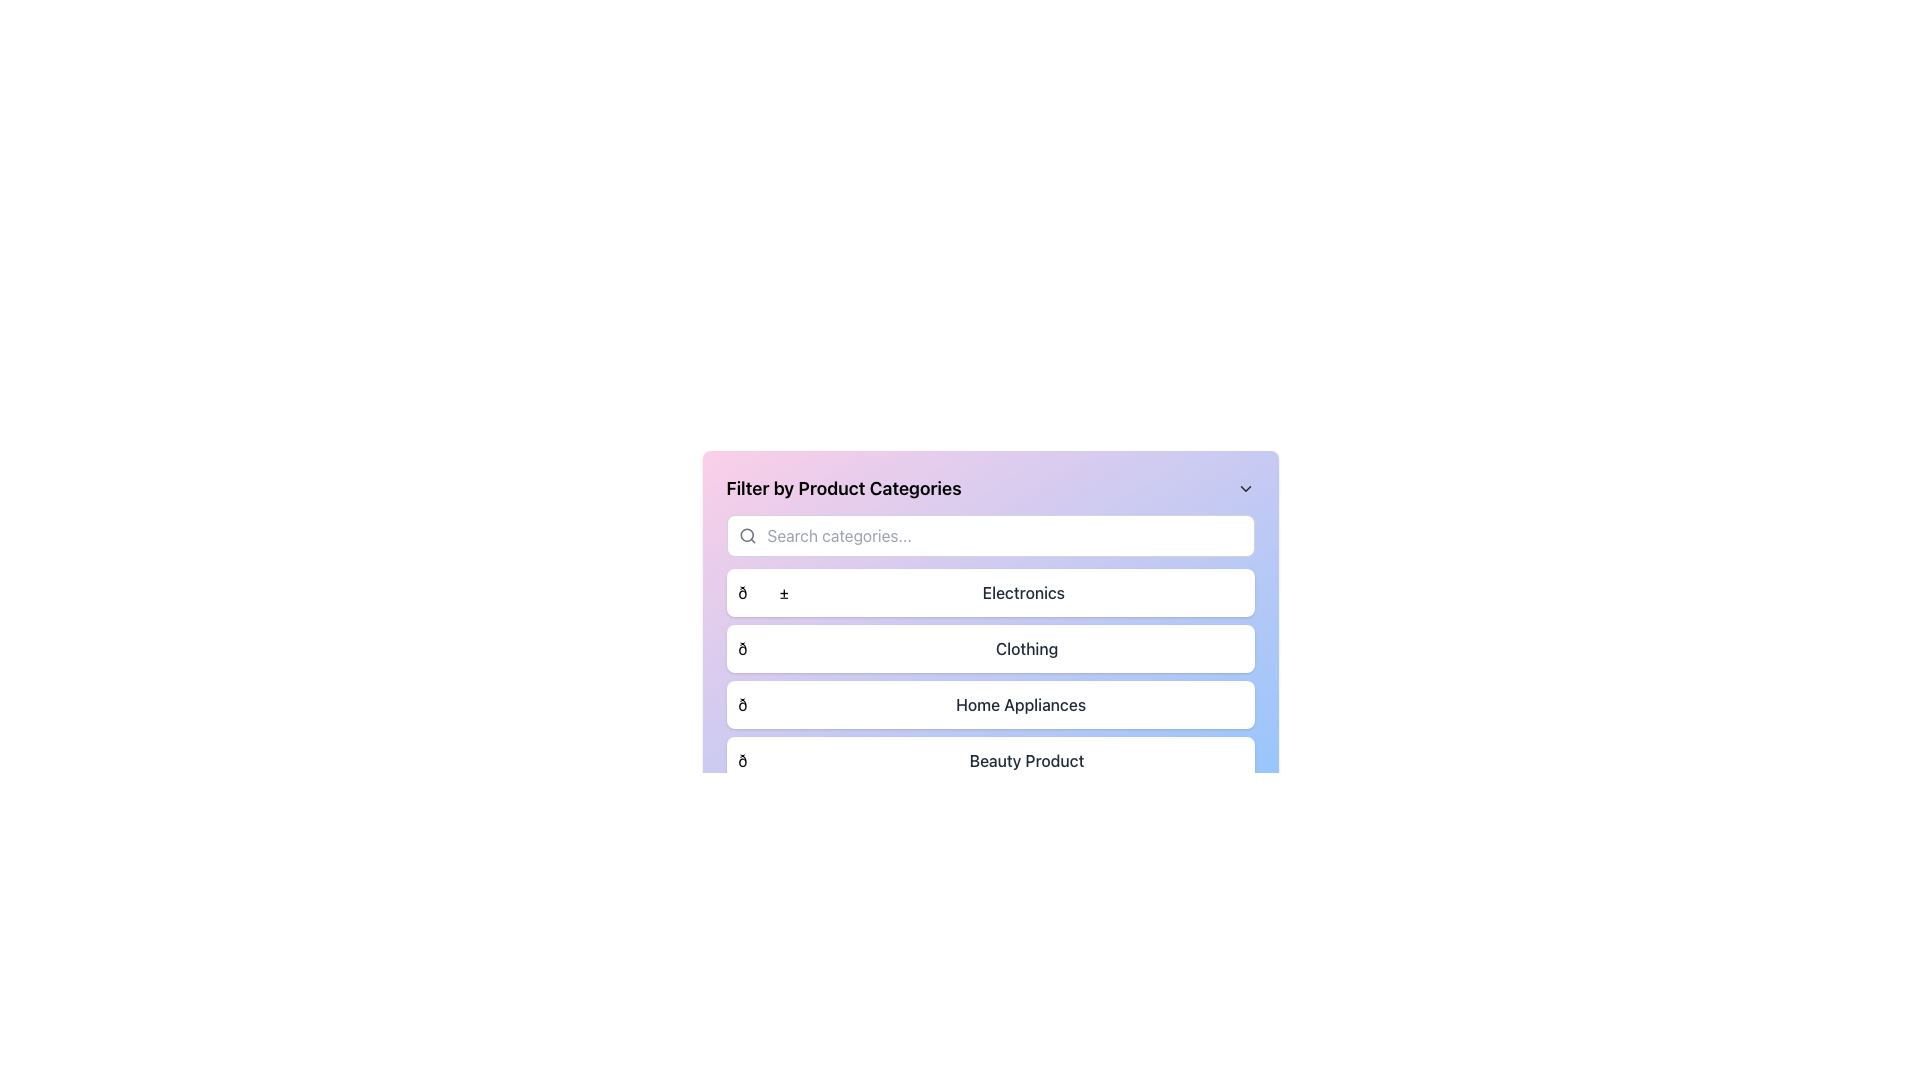  I want to click on the filter button labeled 'Clothing' located below the 'Electronics' button in the 'Filter by Product Categories' panel, so click(990, 628).